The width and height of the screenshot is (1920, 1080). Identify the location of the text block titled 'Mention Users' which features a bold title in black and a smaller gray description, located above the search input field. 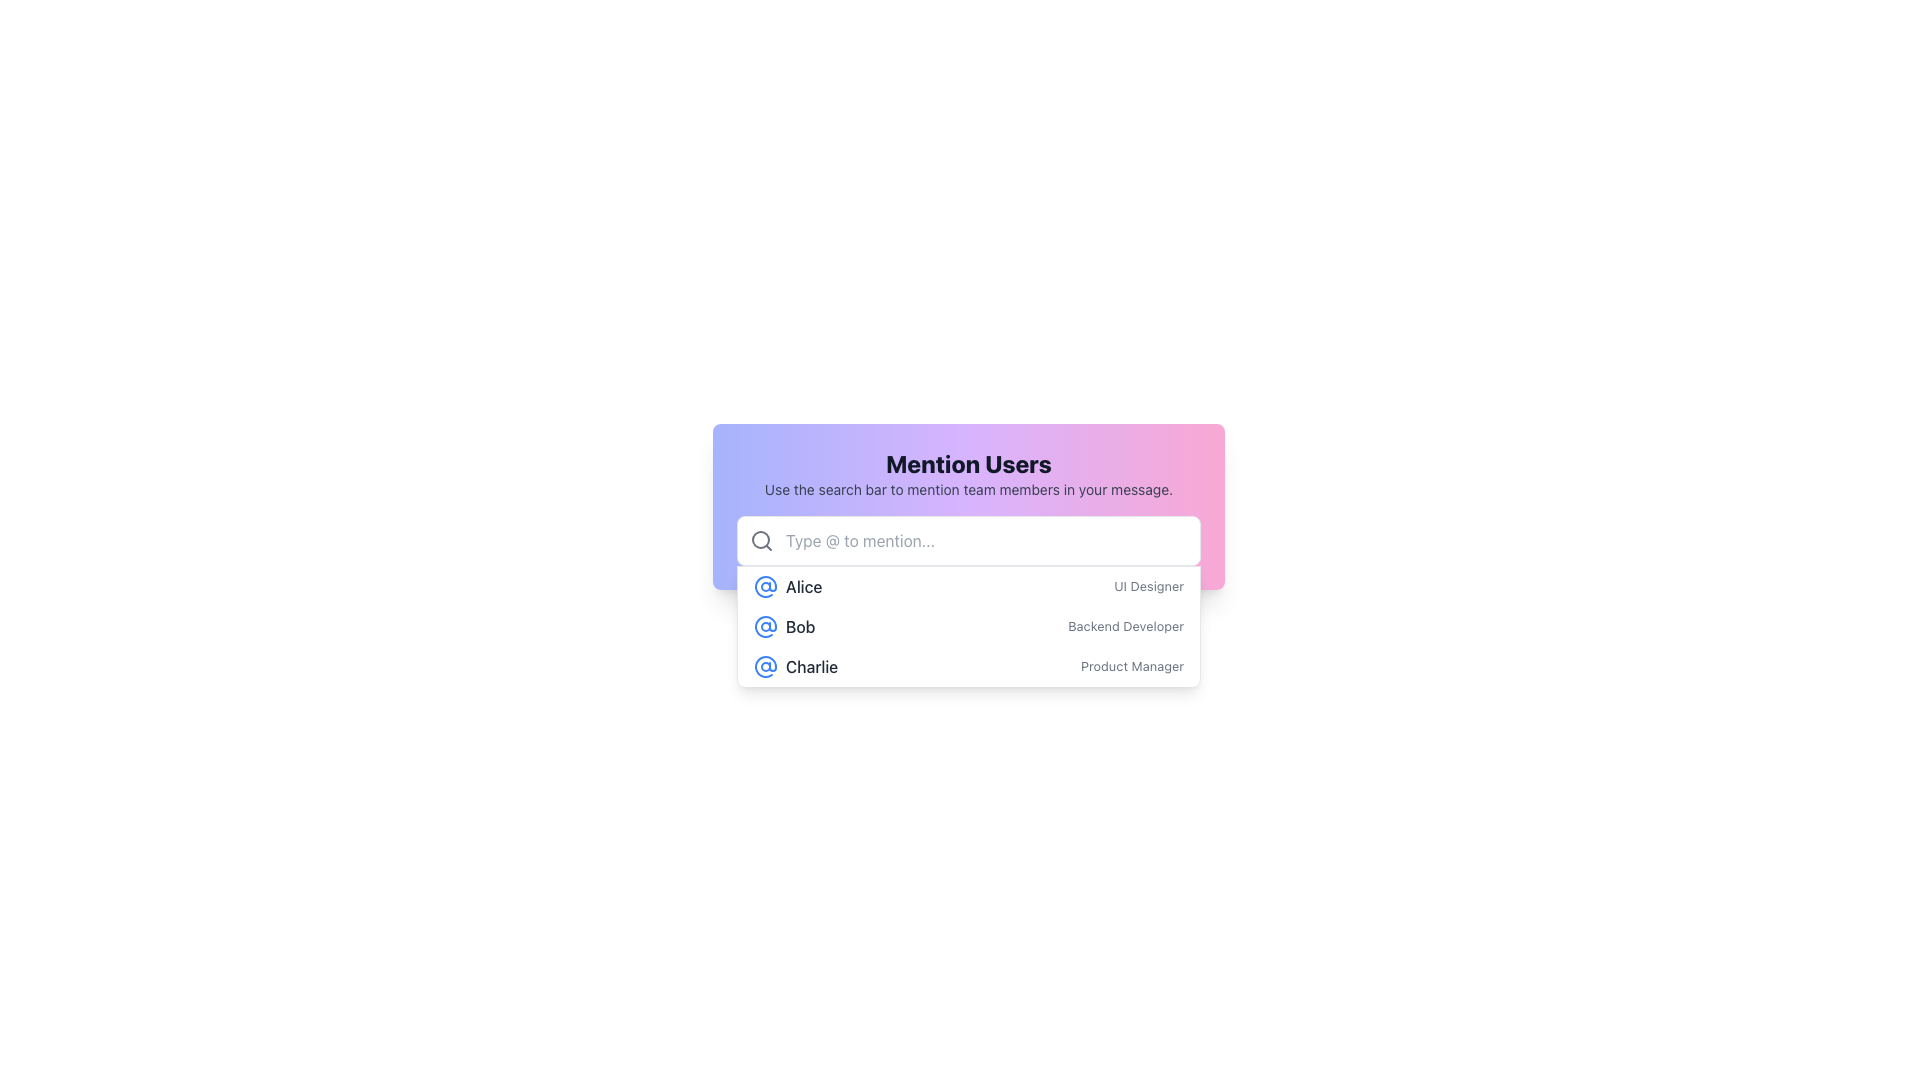
(969, 474).